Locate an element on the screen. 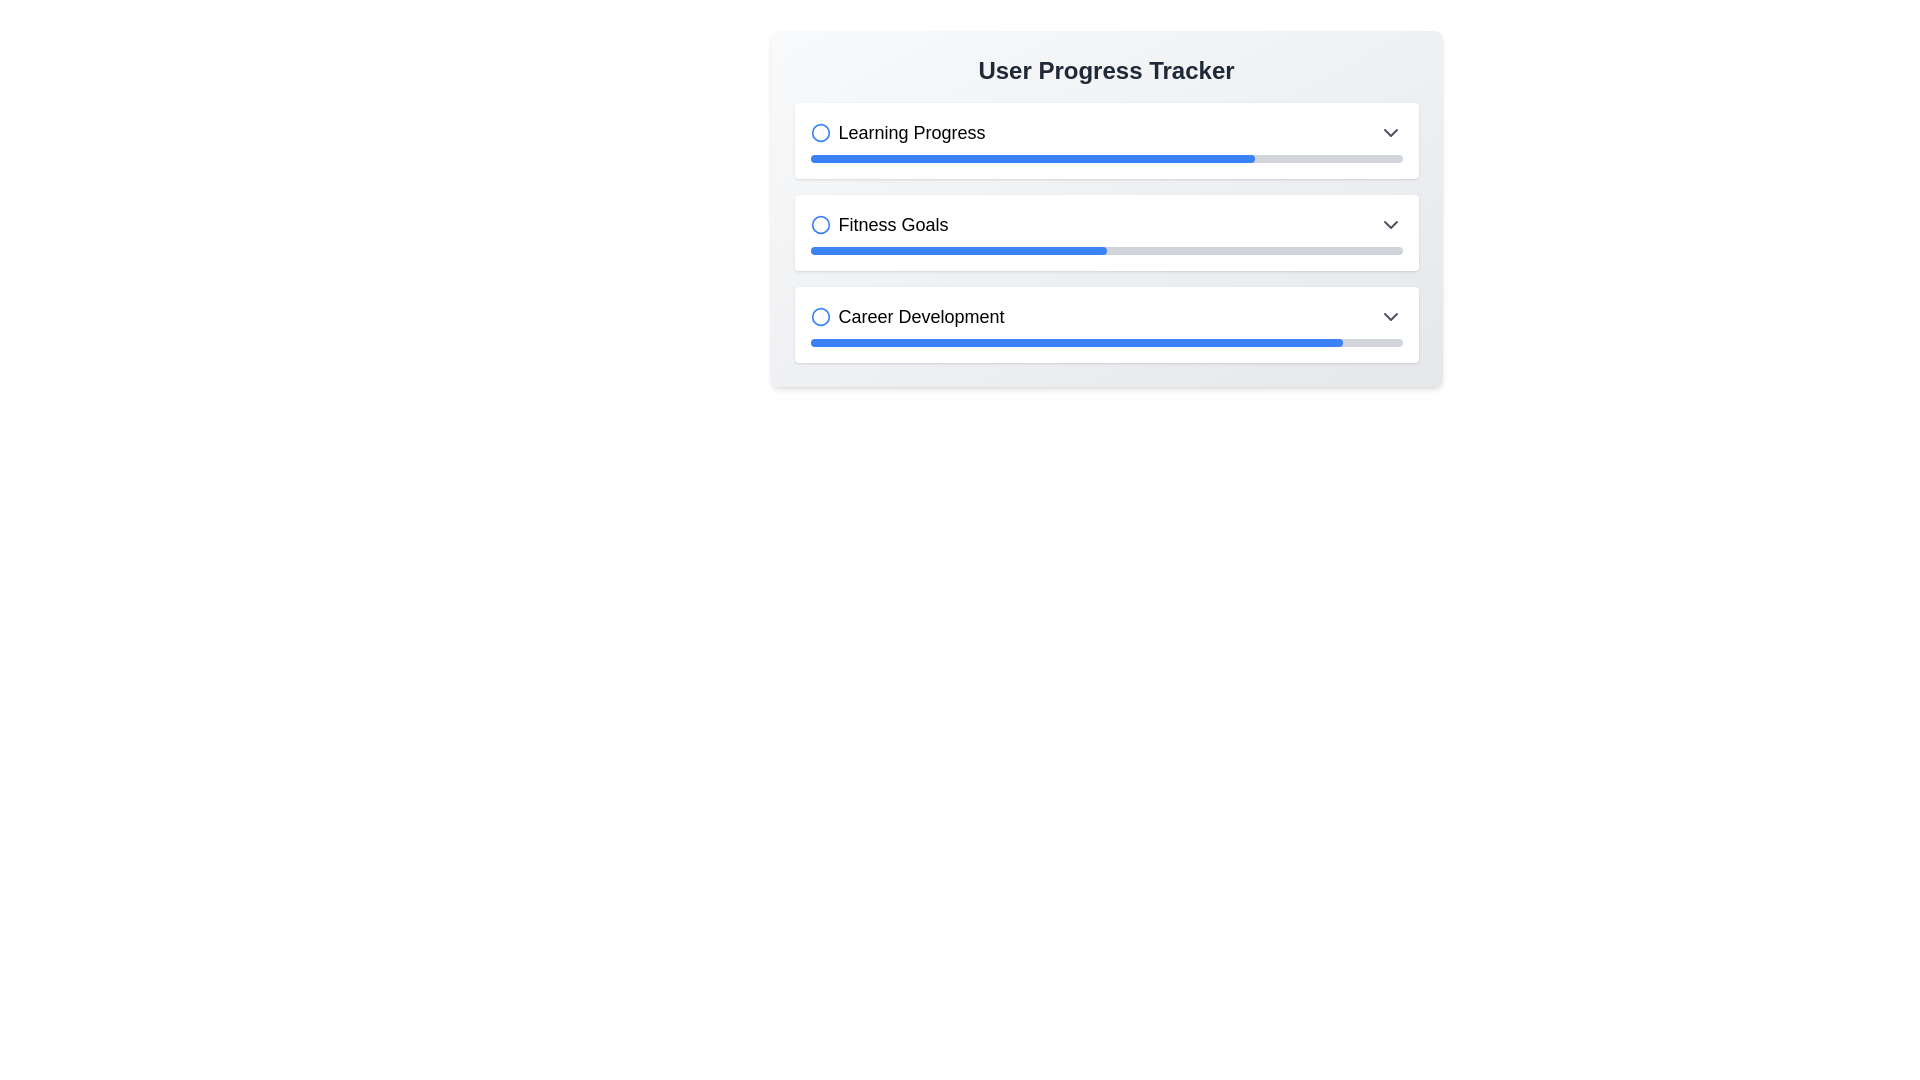  the blue progress bar representing the current progress in the 'Learning Progress' section, located at the top of the progress tracking interface is located at coordinates (1032, 157).